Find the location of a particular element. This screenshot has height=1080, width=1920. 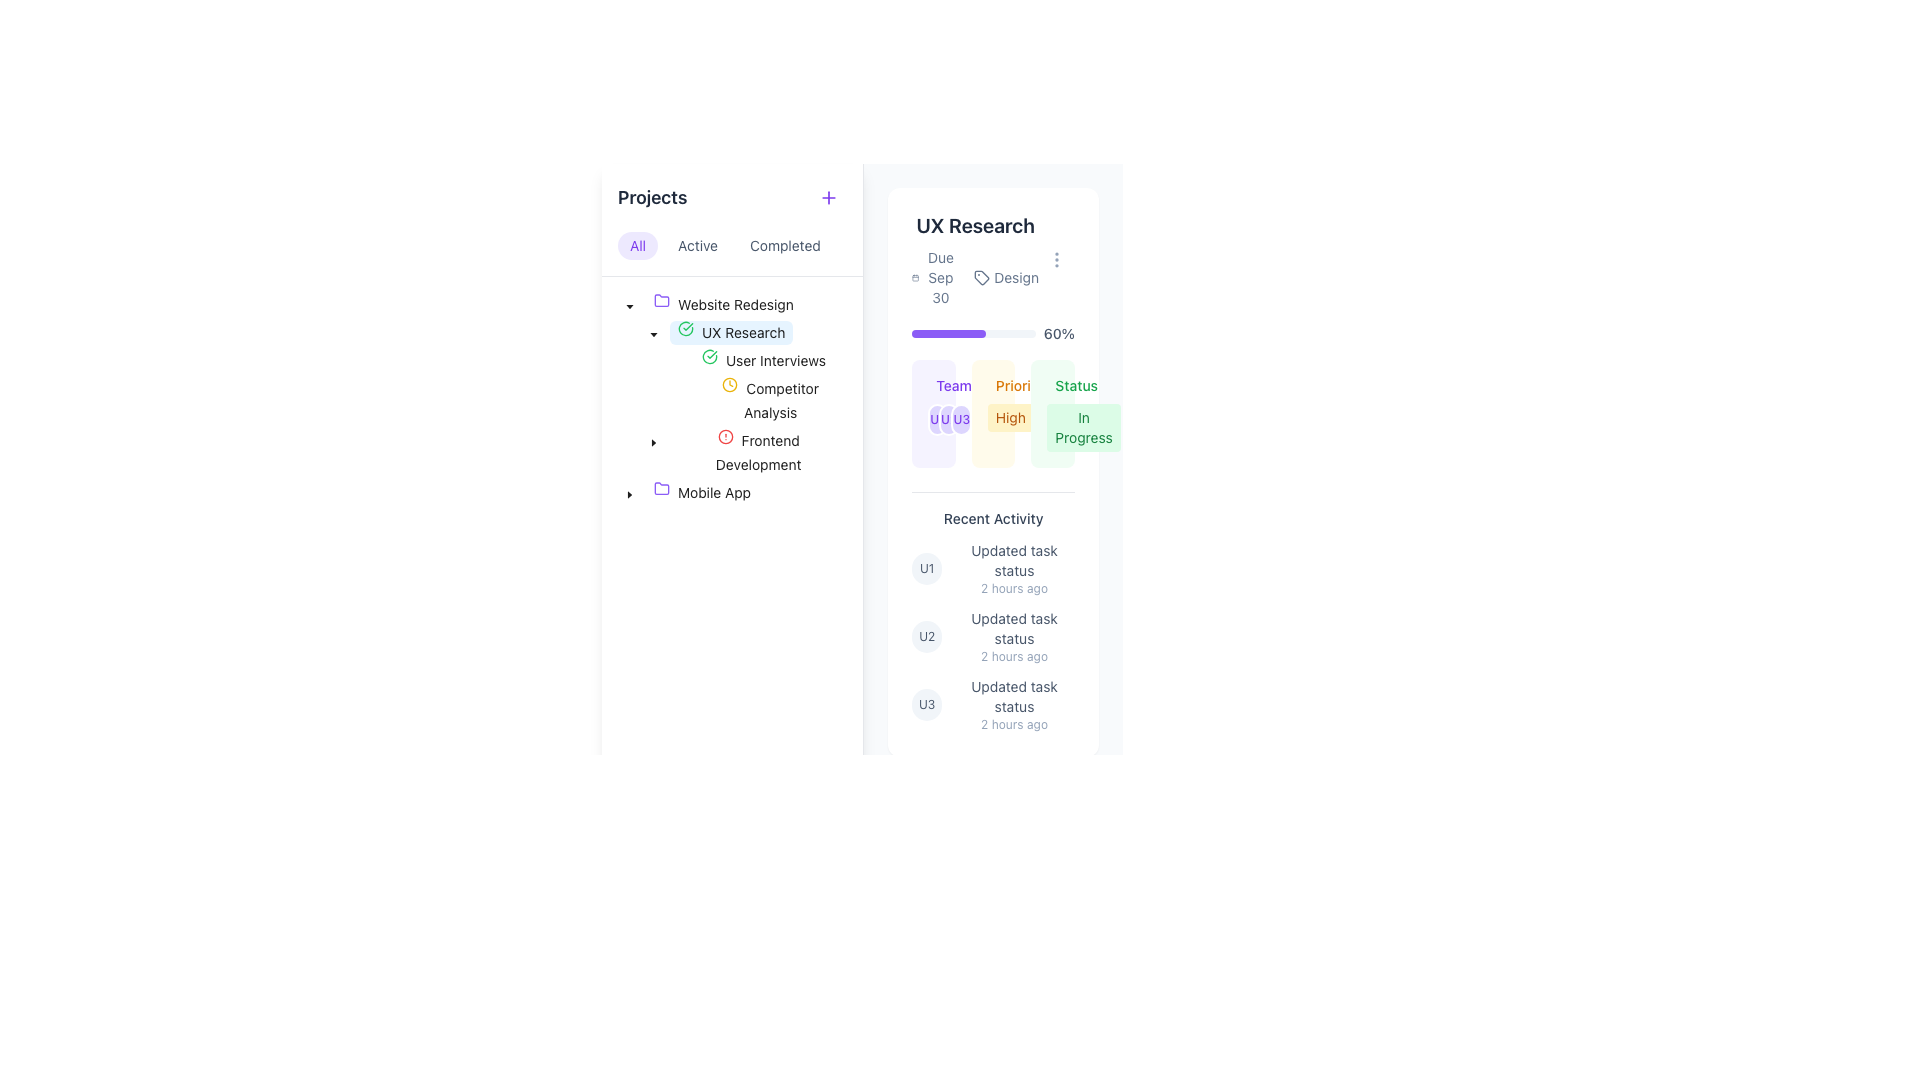

the Label with accompanying icon in the 'UX Research' section, located below 'Due Sep 30' and to the right of the tag icon is located at coordinates (1006, 277).